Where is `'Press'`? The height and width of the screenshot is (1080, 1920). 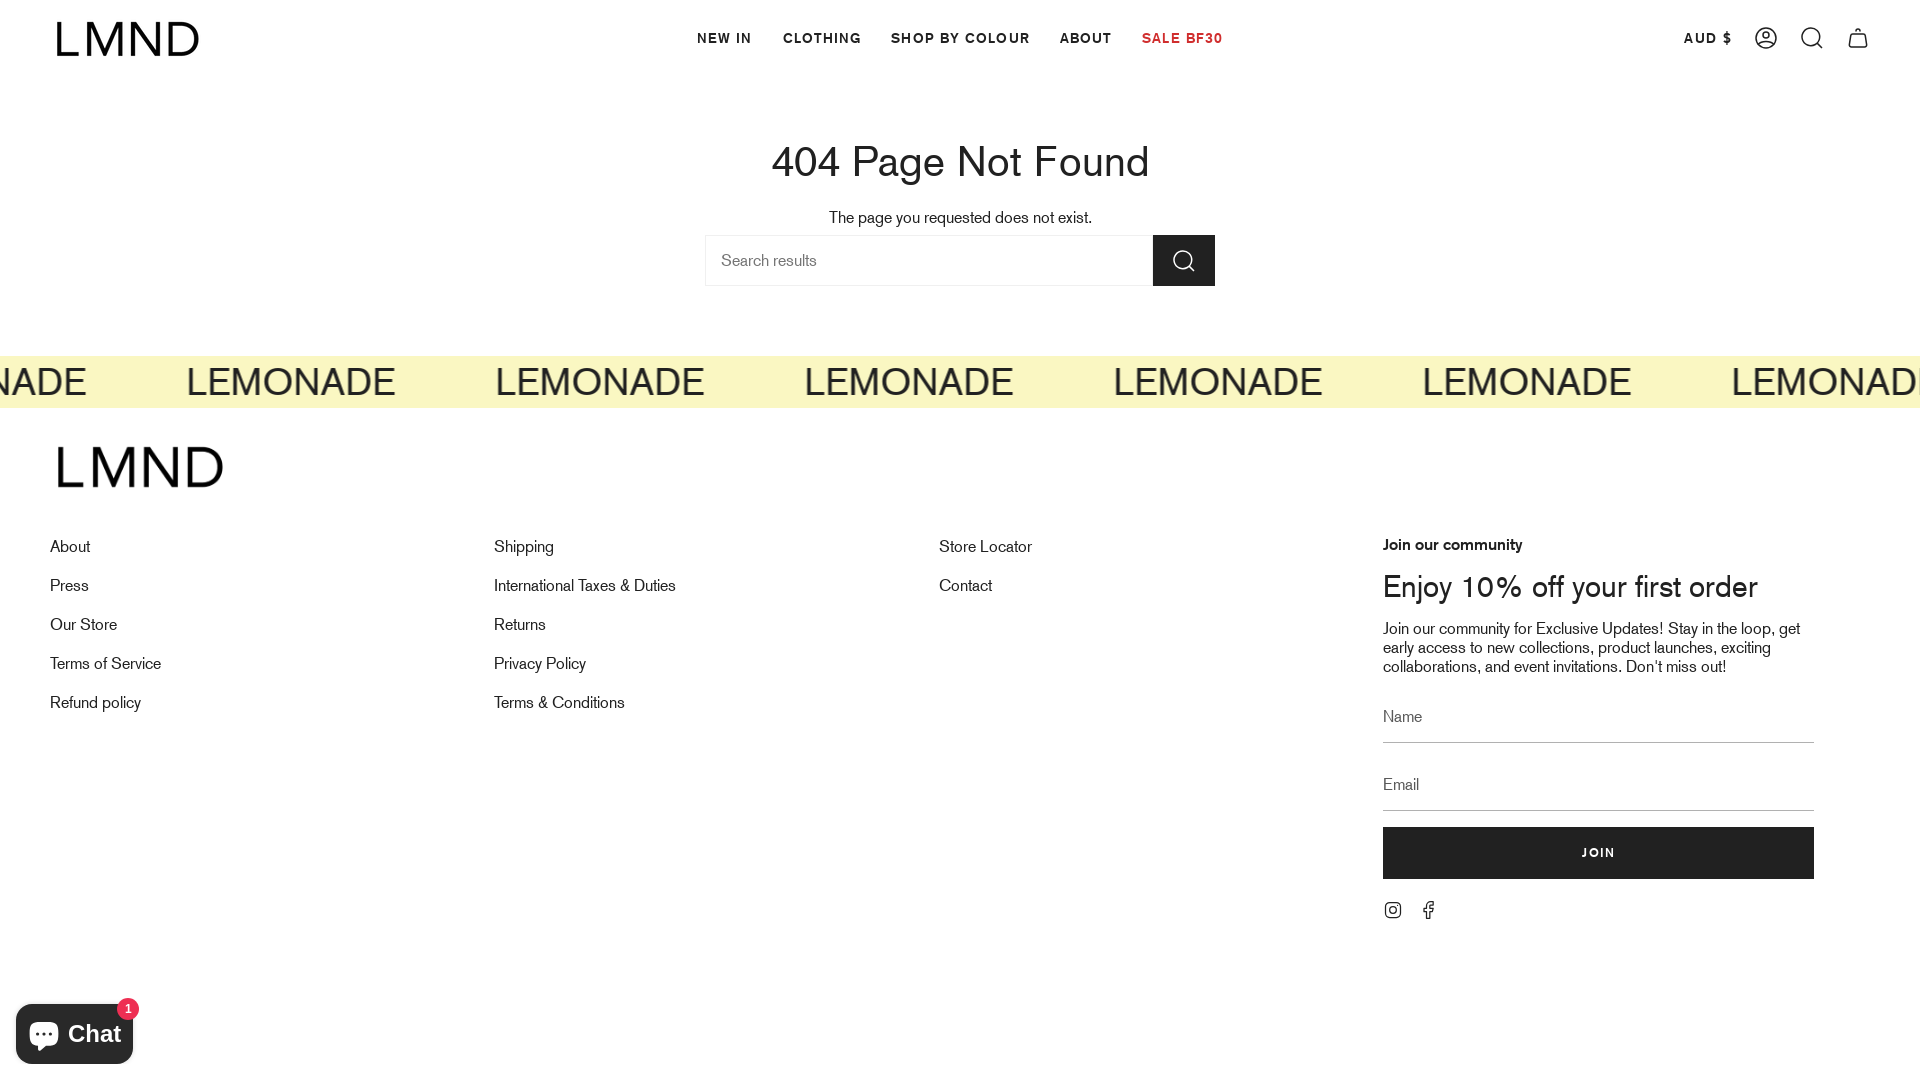 'Press' is located at coordinates (69, 585).